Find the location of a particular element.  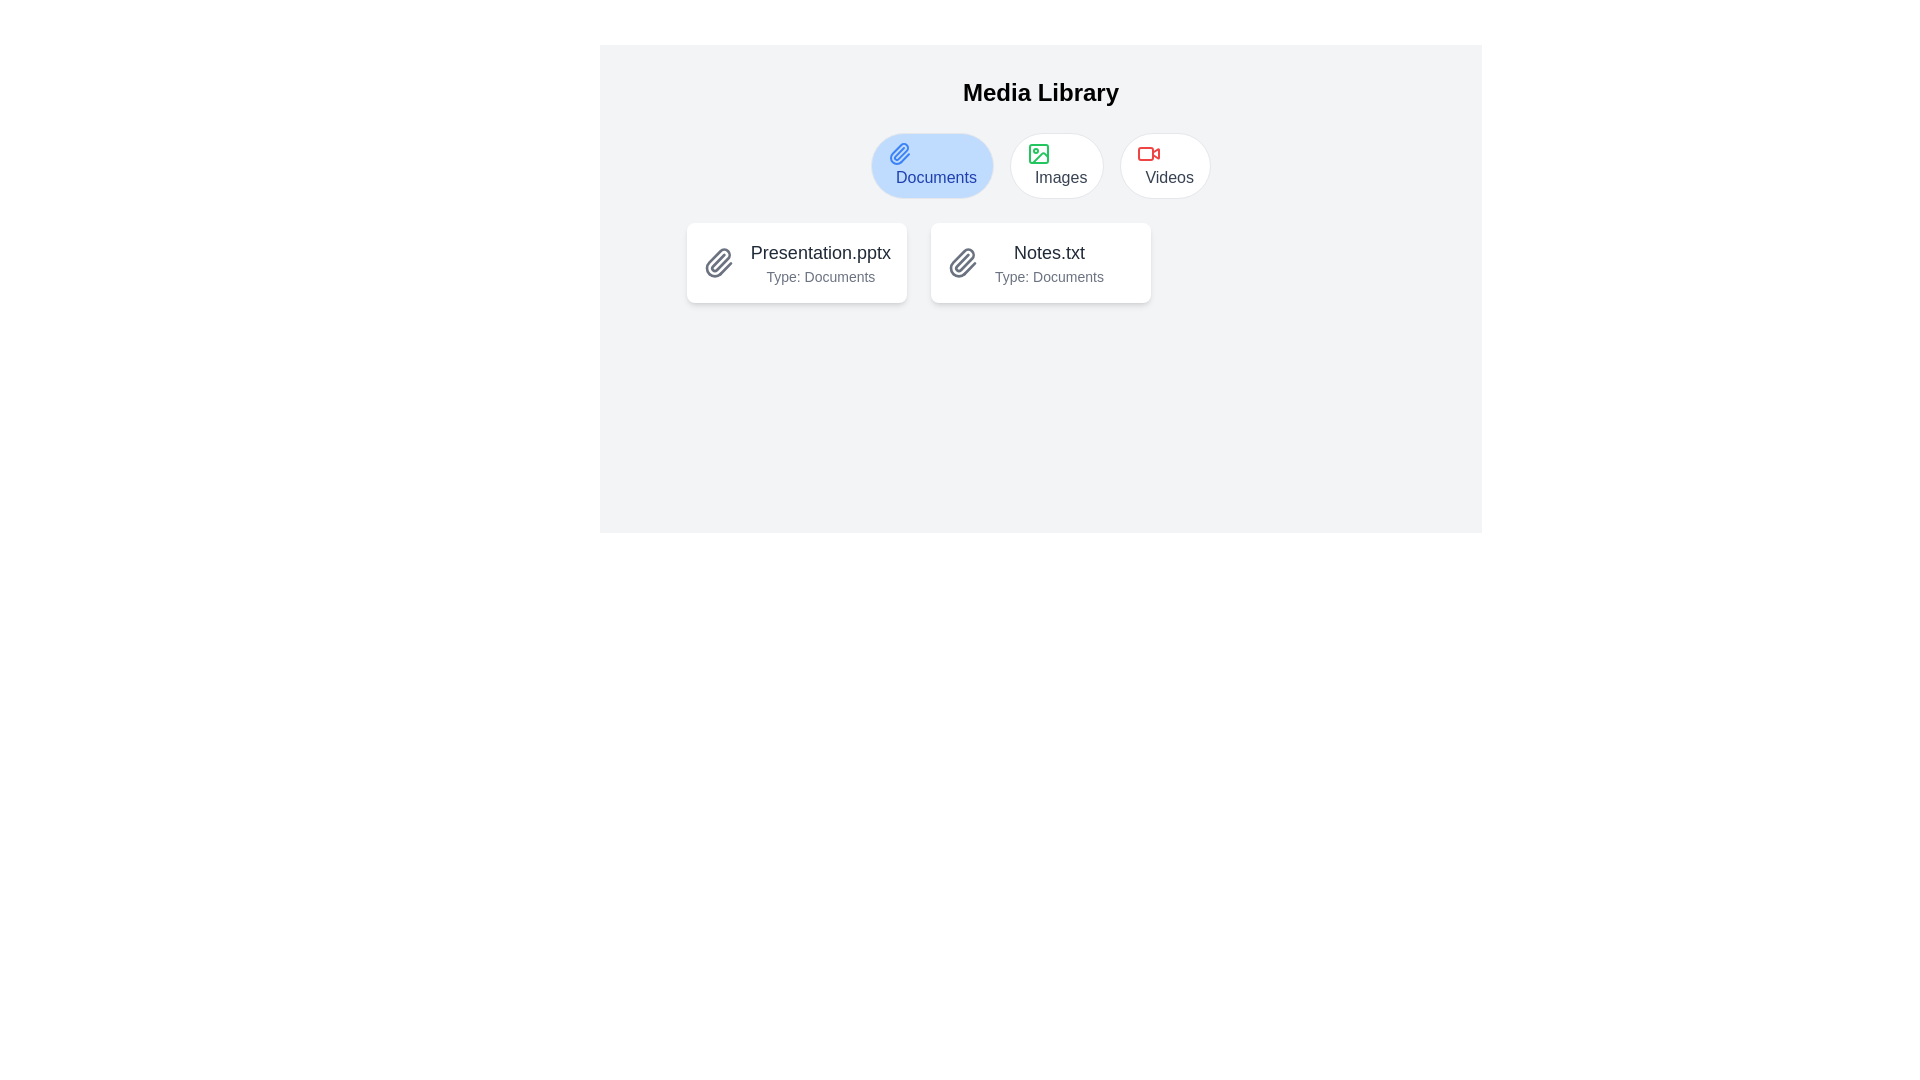

the red camera icon representing 'Video' located to the left of the 'Videos' label is located at coordinates (1149, 153).